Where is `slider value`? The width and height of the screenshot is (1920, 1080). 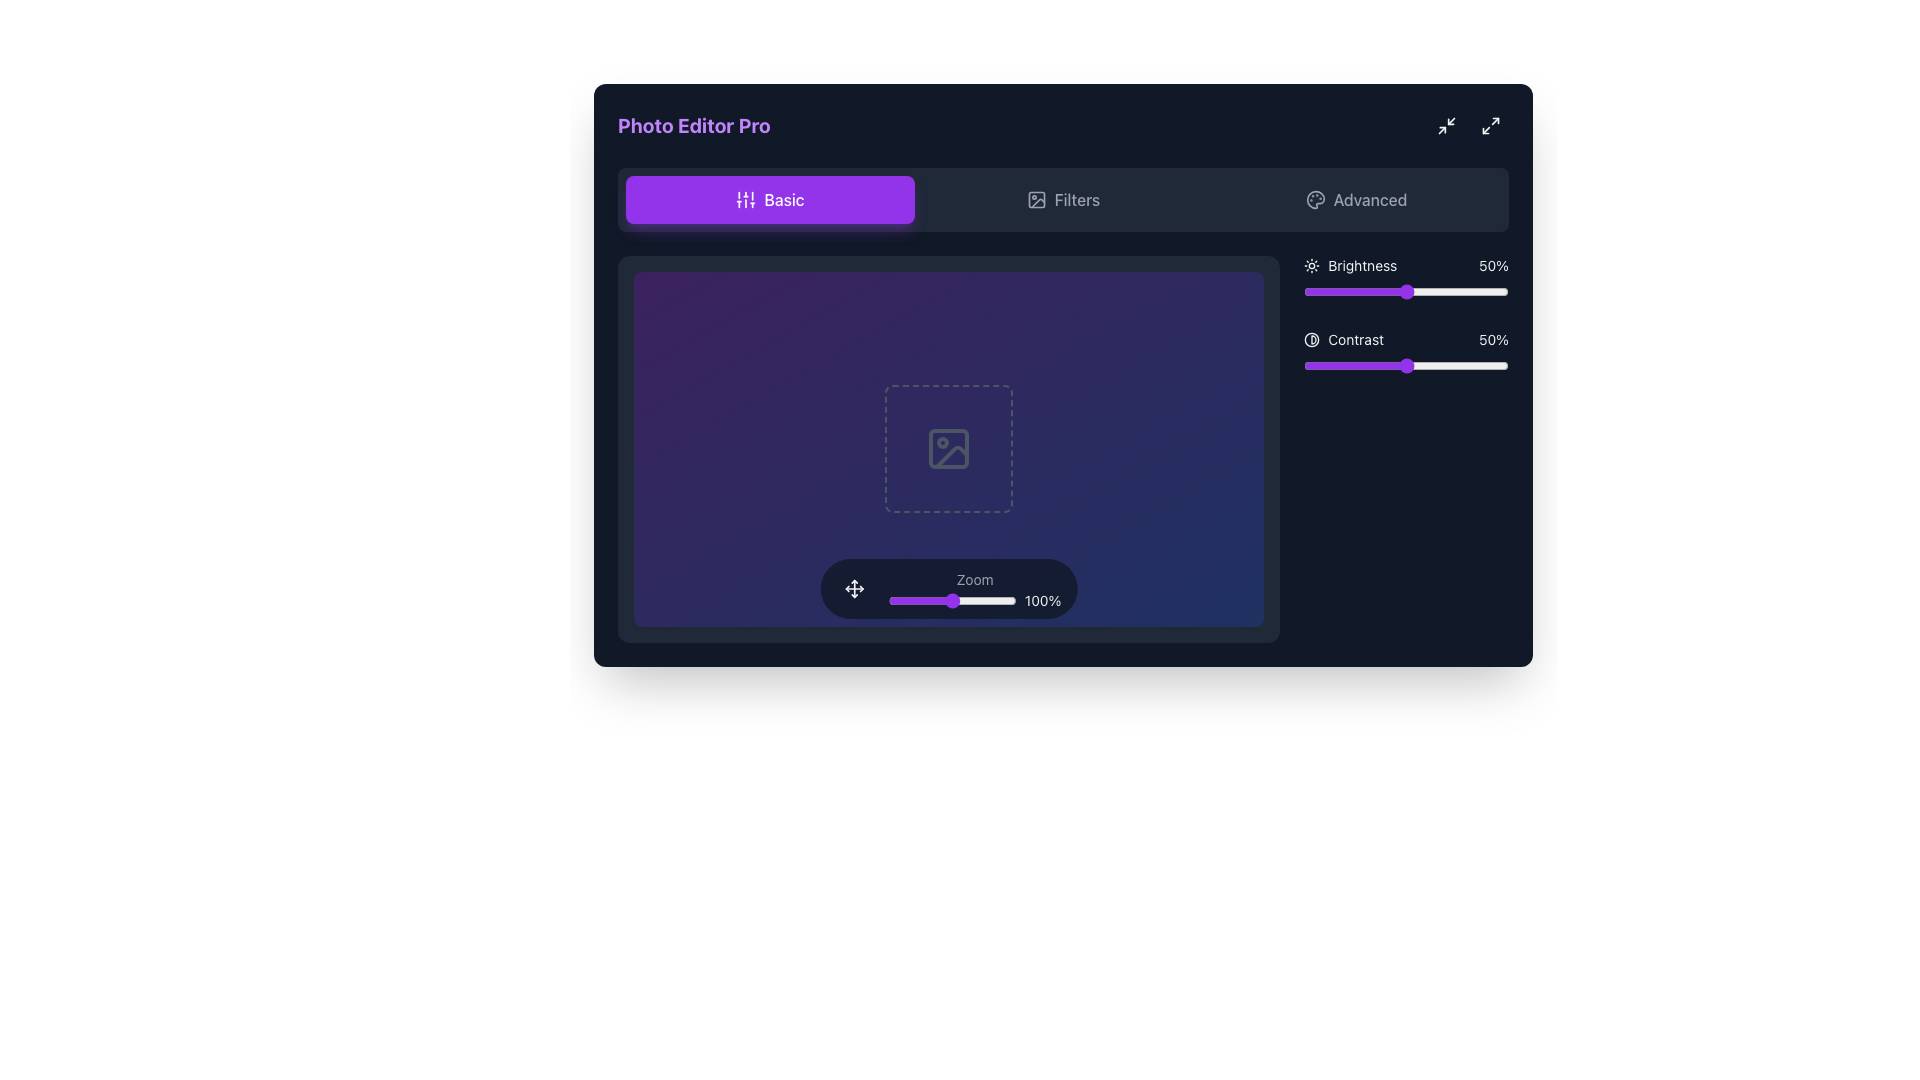 slider value is located at coordinates (1374, 292).